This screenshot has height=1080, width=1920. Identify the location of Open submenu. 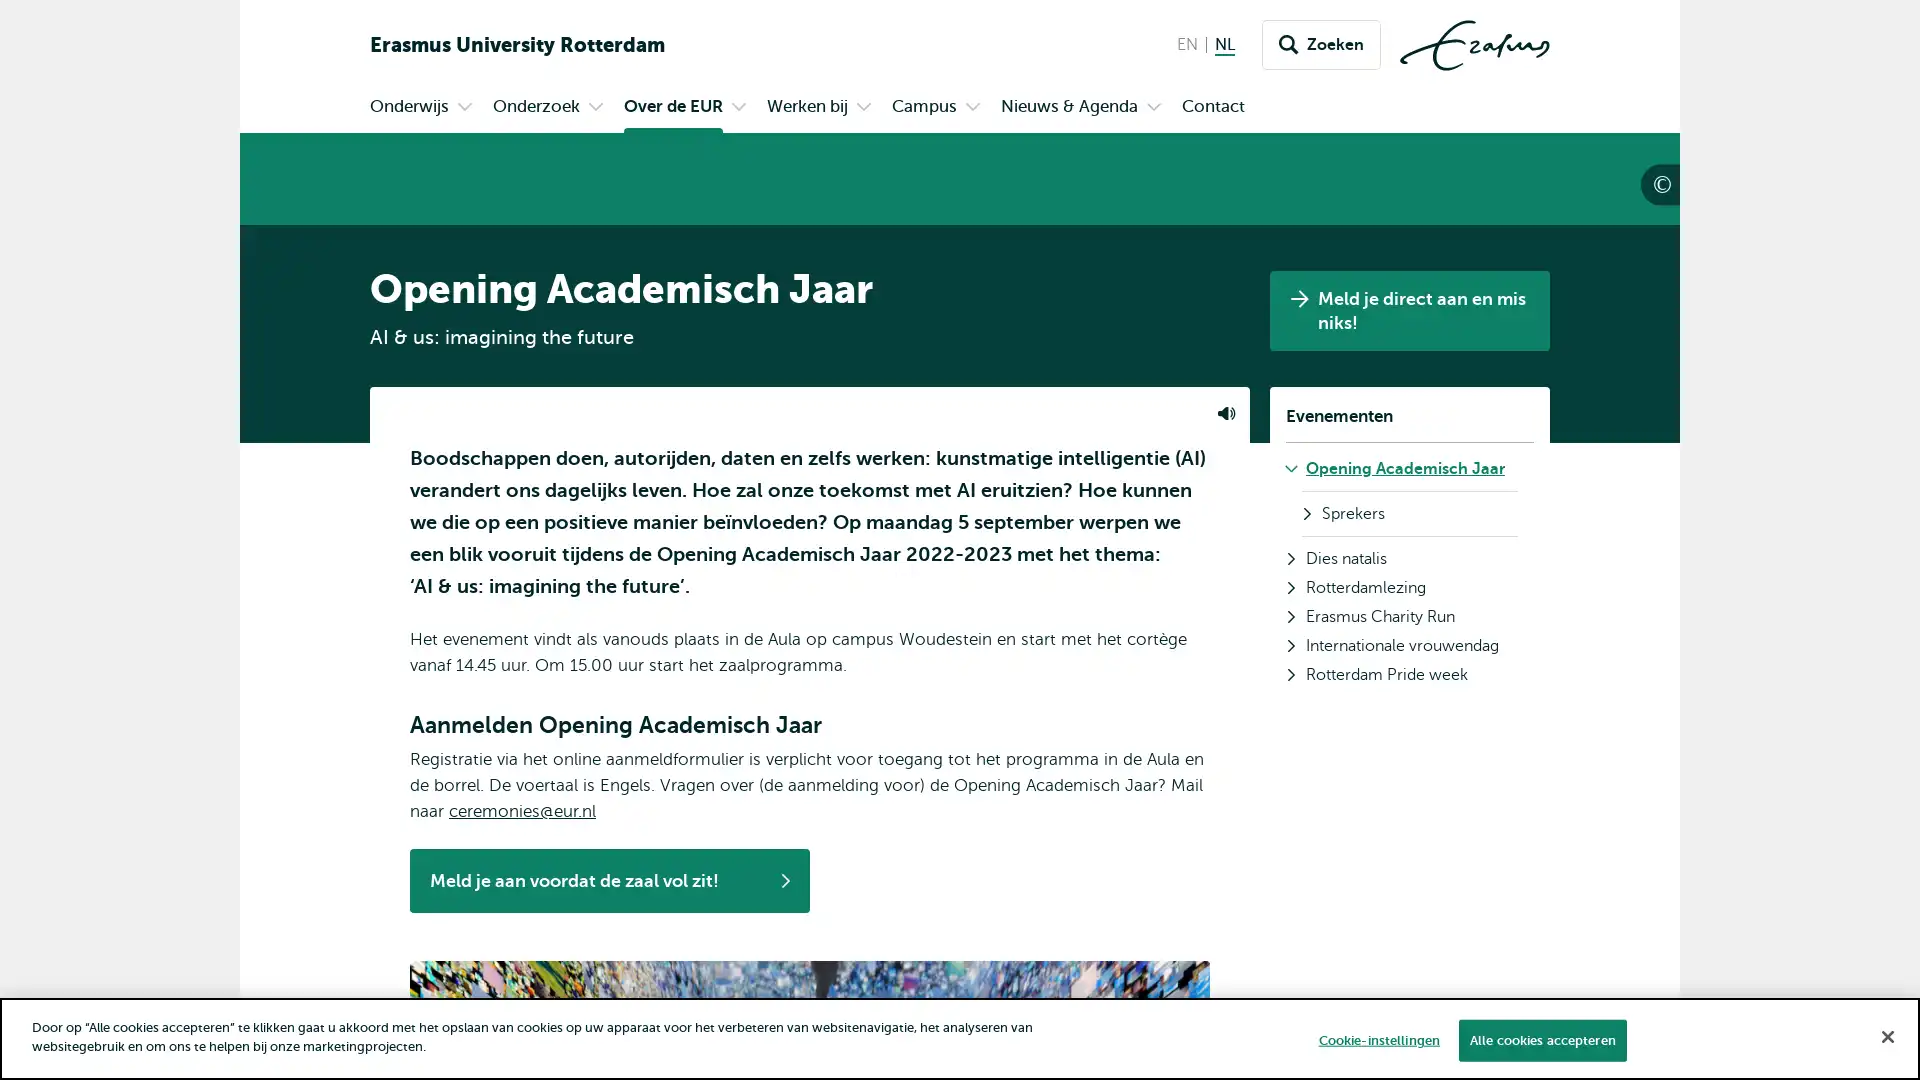
(738, 108).